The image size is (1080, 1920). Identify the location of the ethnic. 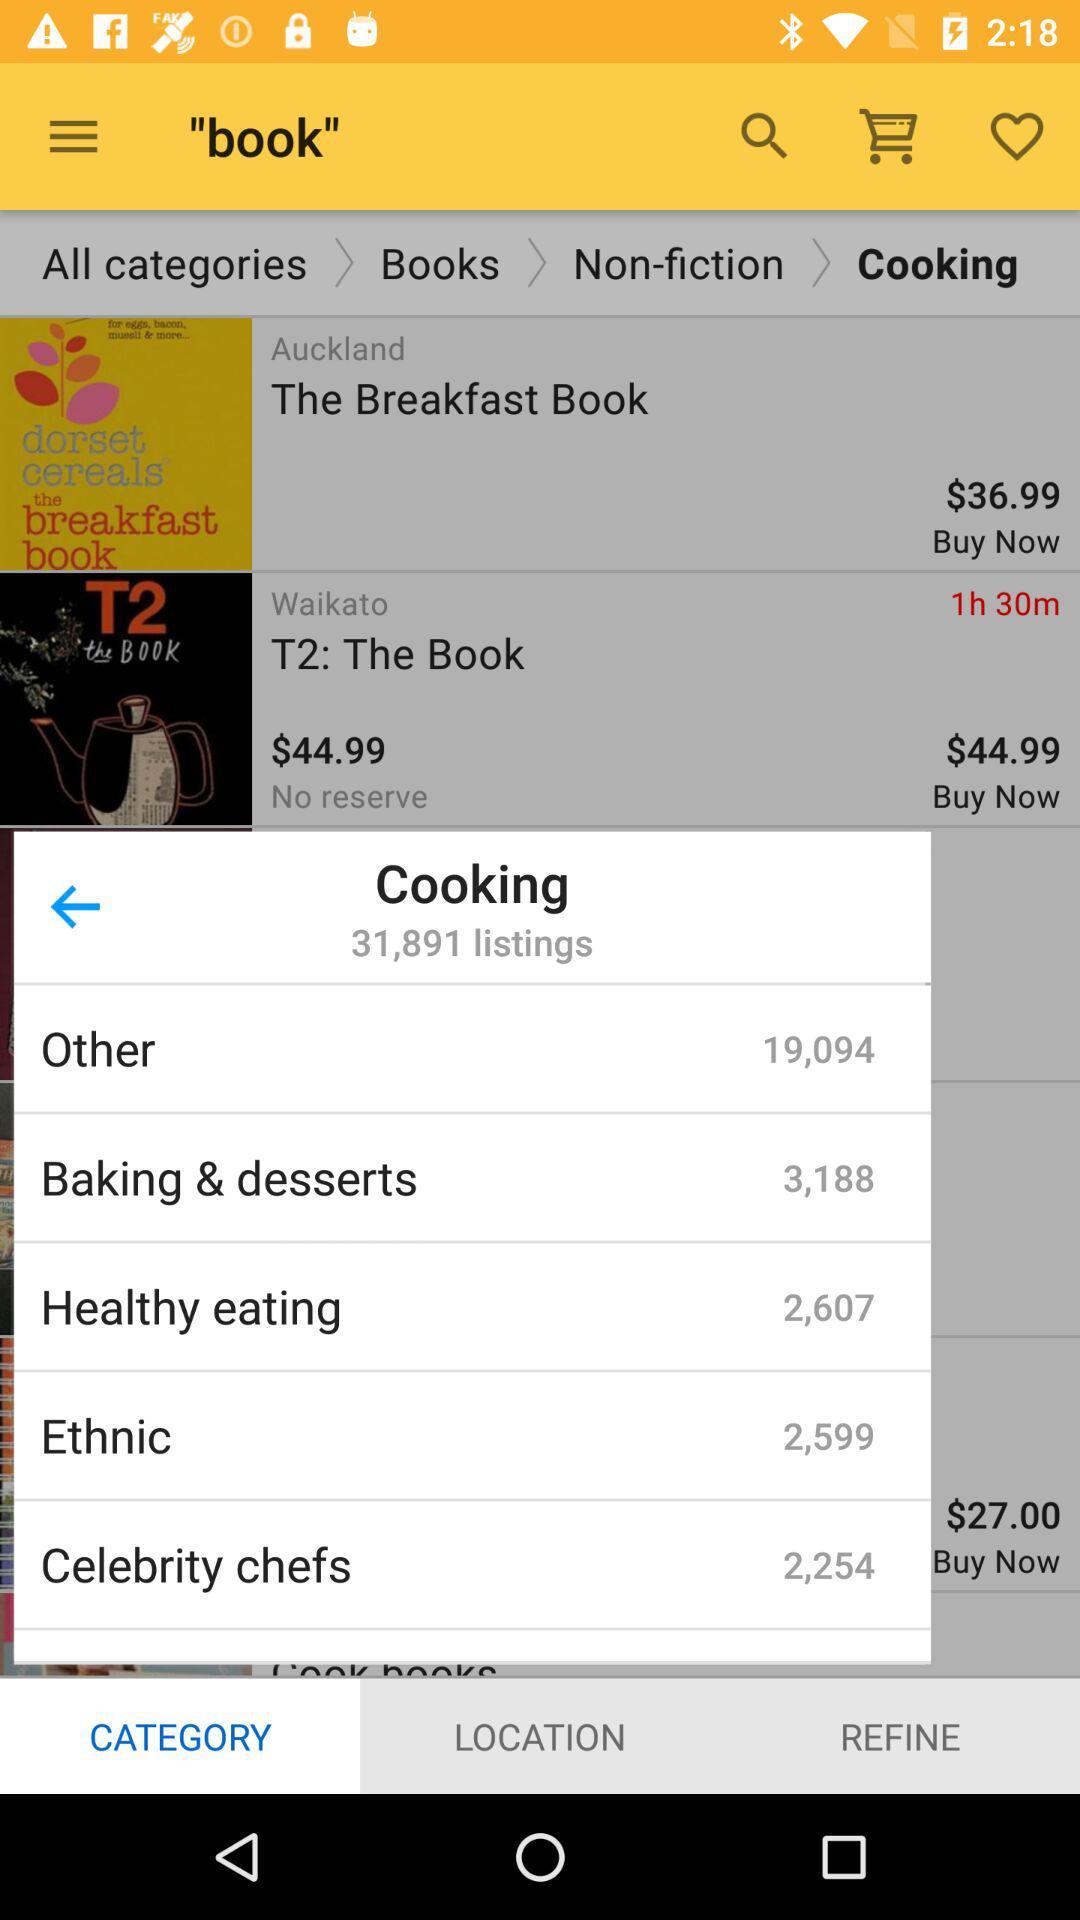
(410, 1434).